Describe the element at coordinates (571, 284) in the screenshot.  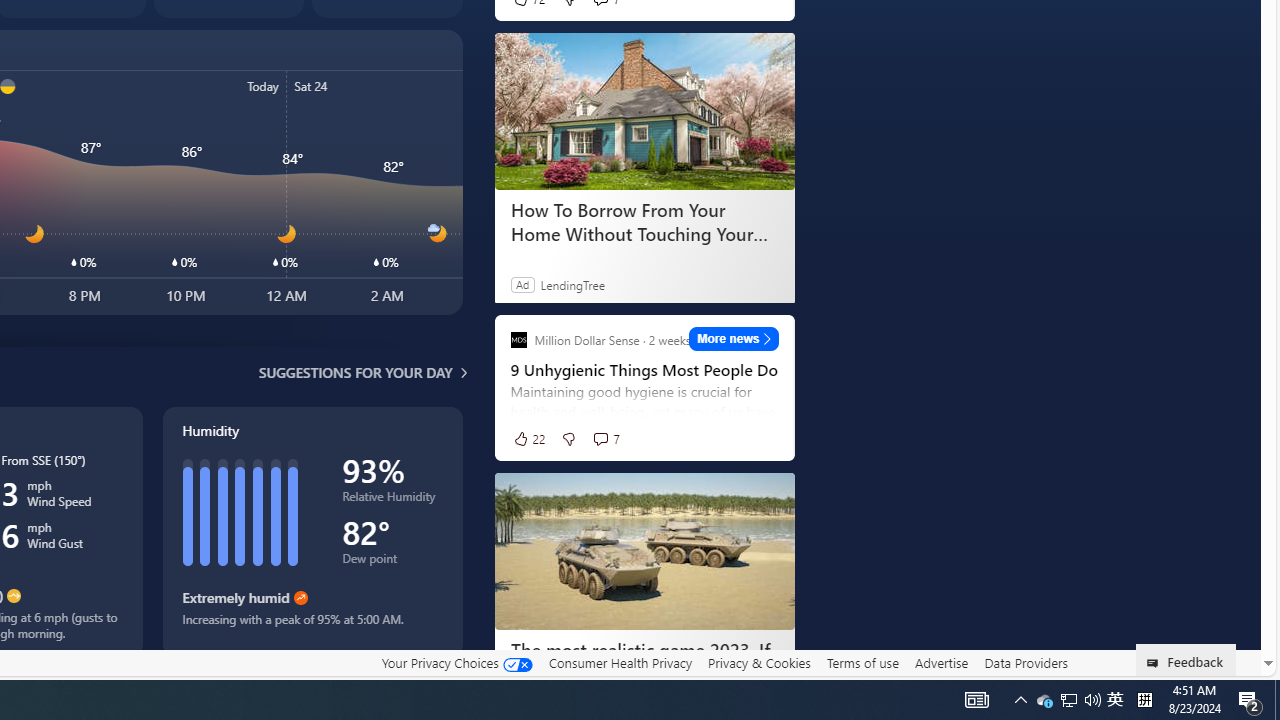
I see `'LendingTree'` at that location.